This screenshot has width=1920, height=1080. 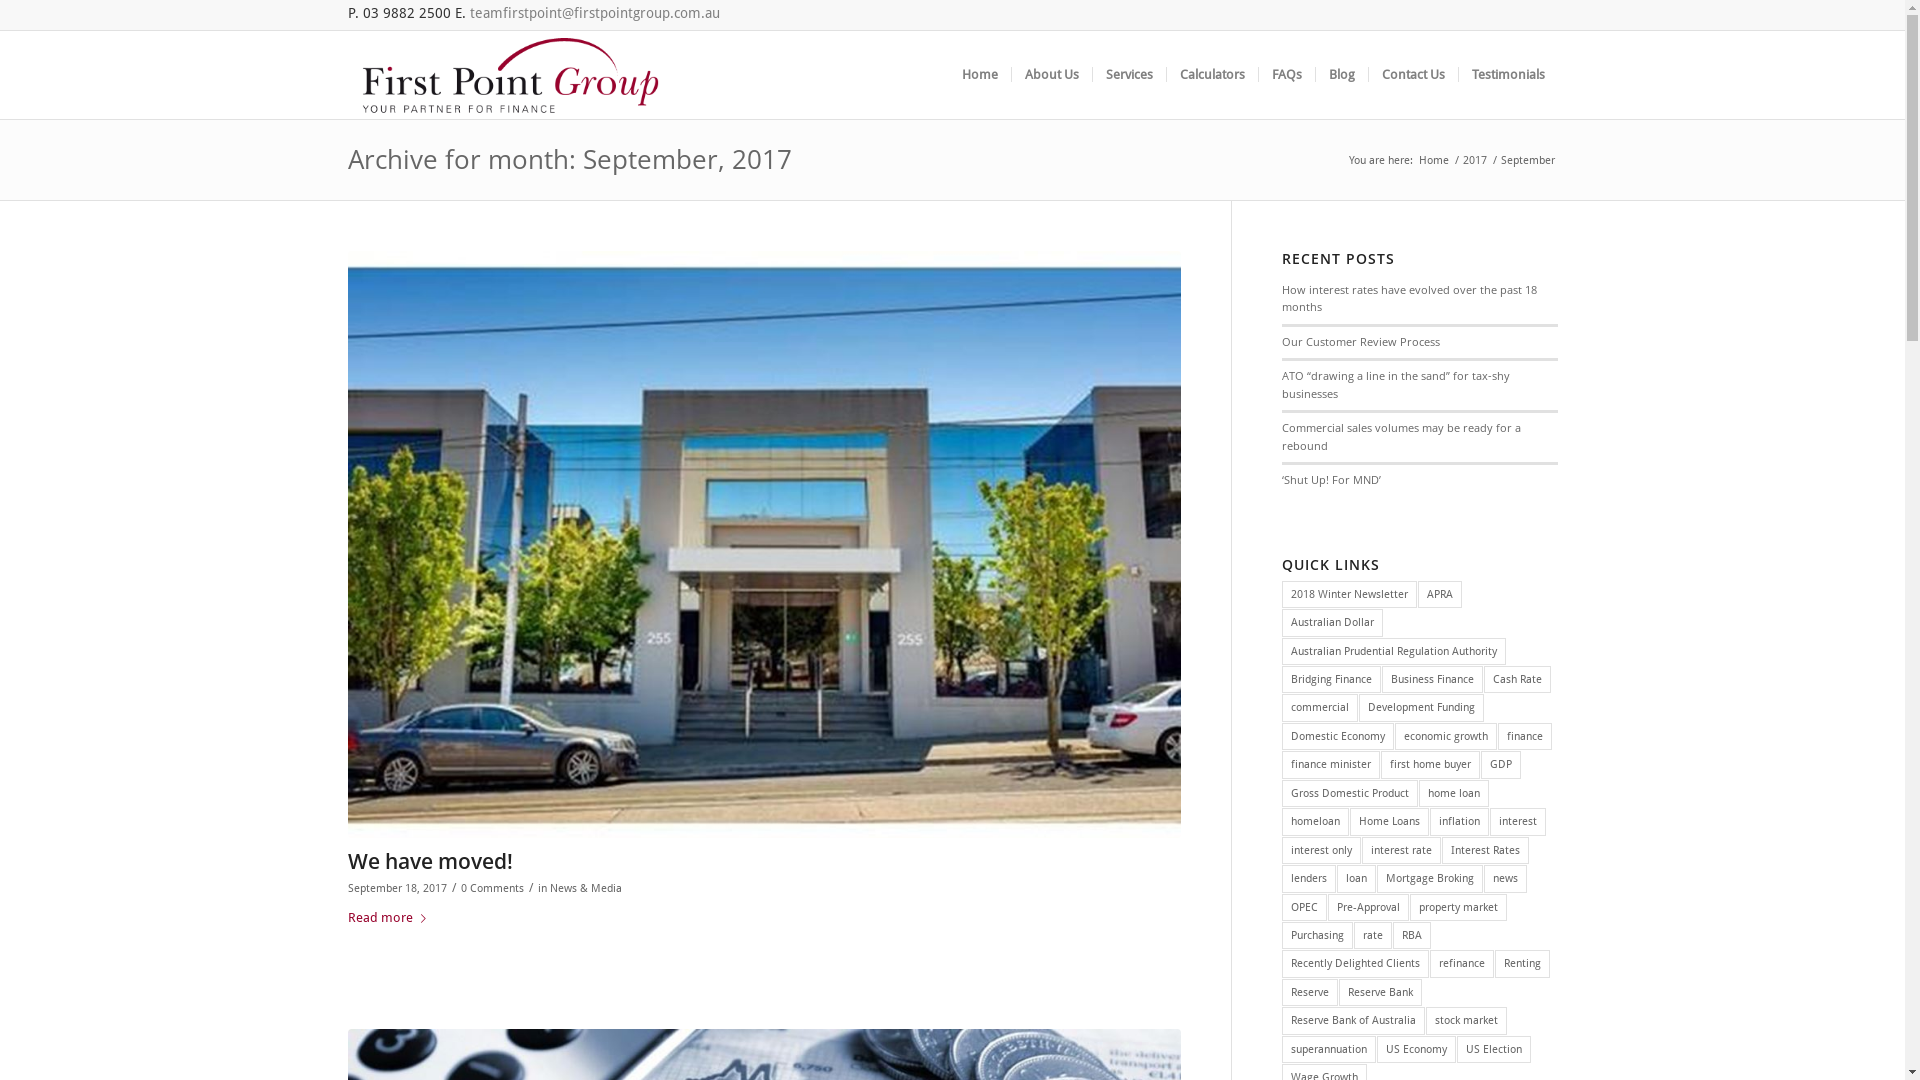 What do you see at coordinates (1286, 73) in the screenshot?
I see `'FAQs'` at bounding box center [1286, 73].